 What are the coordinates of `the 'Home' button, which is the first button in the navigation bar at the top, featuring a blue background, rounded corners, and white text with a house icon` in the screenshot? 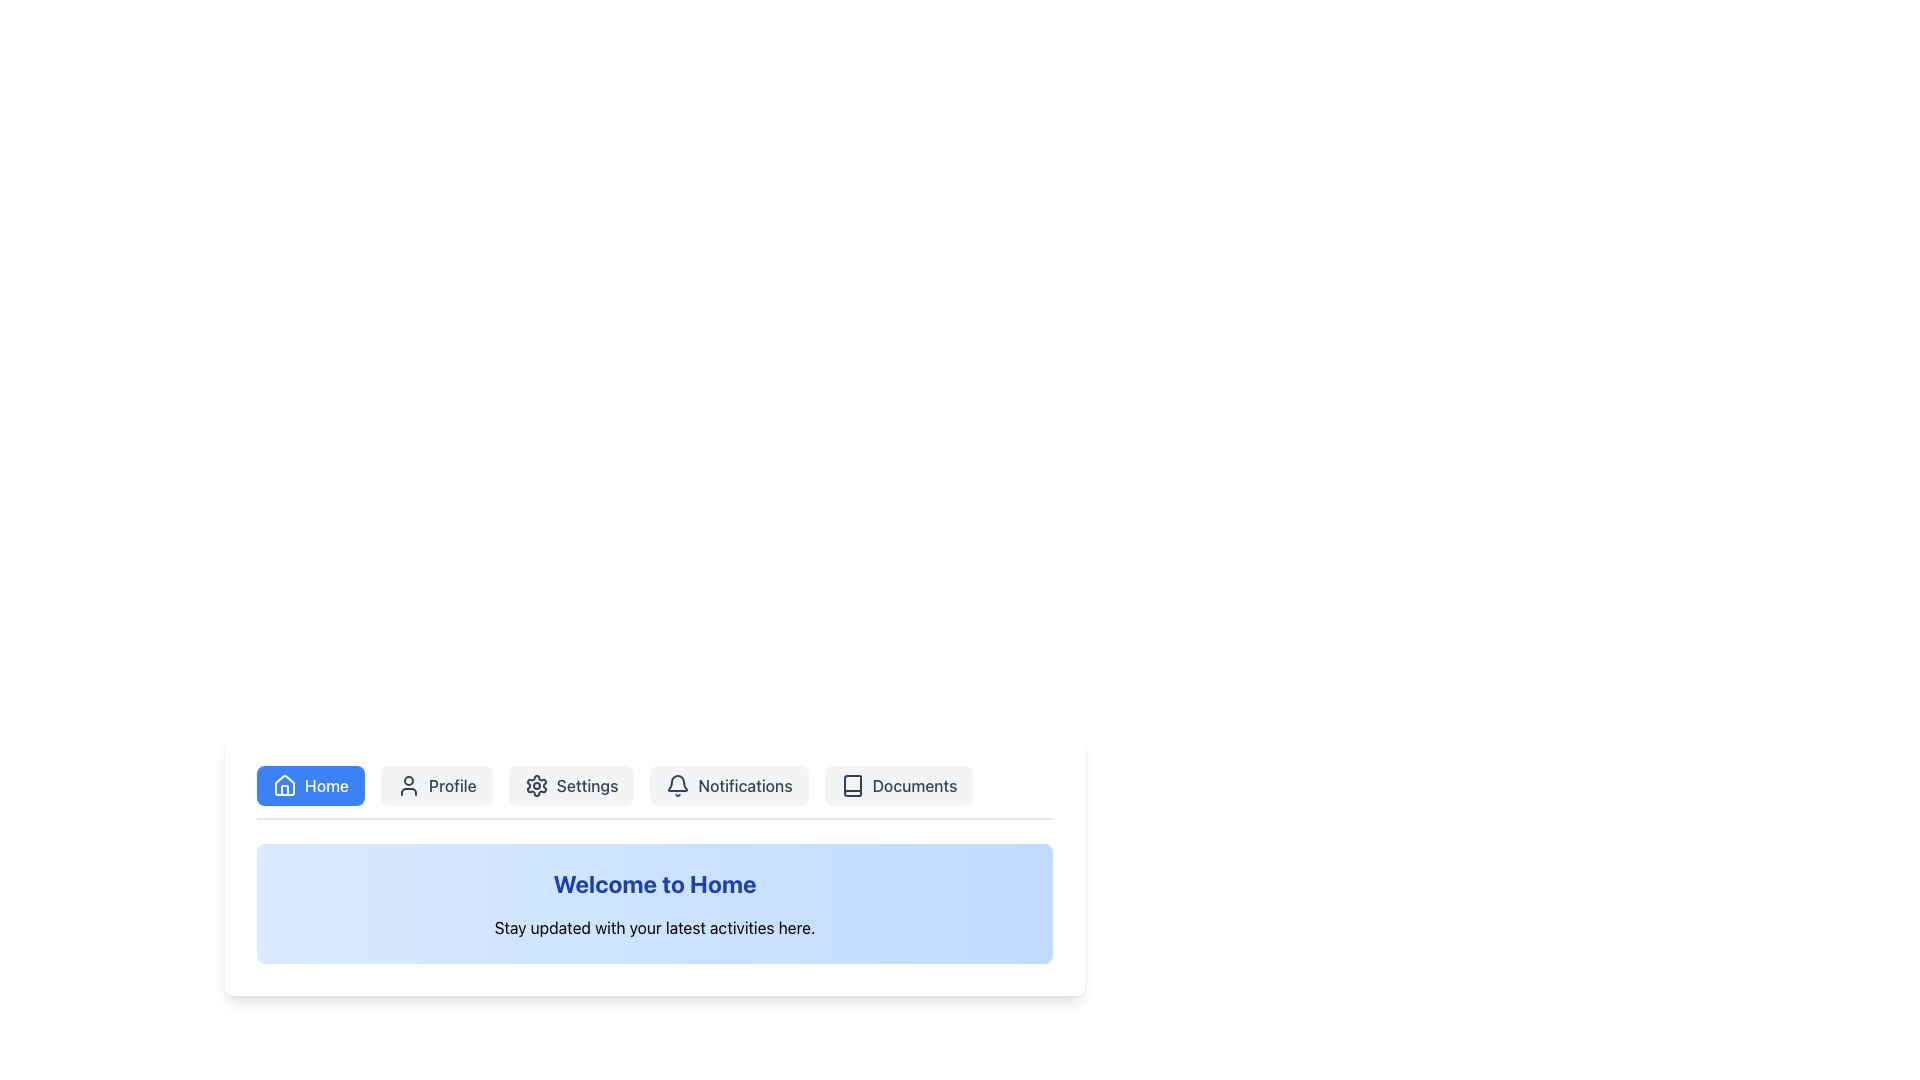 It's located at (310, 785).